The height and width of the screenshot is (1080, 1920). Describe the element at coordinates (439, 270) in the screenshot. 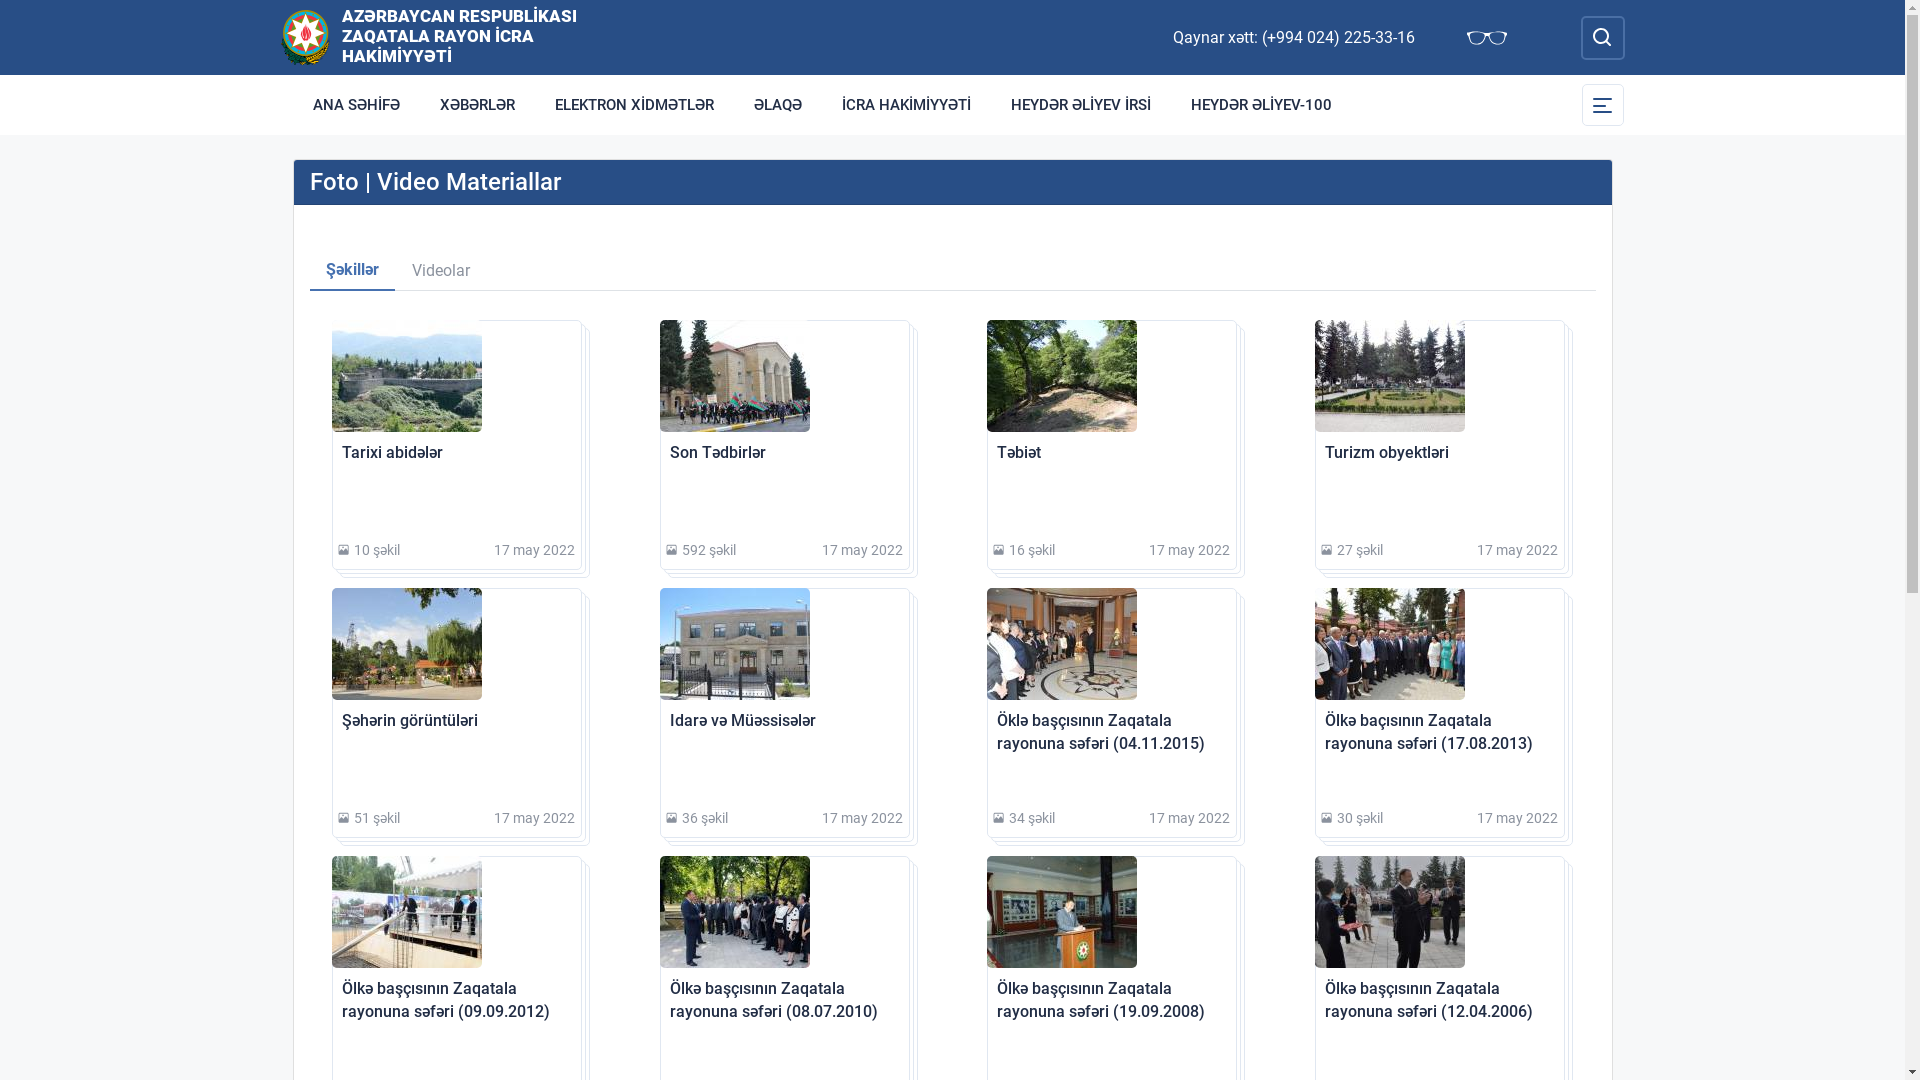

I see `'Videolar'` at that location.